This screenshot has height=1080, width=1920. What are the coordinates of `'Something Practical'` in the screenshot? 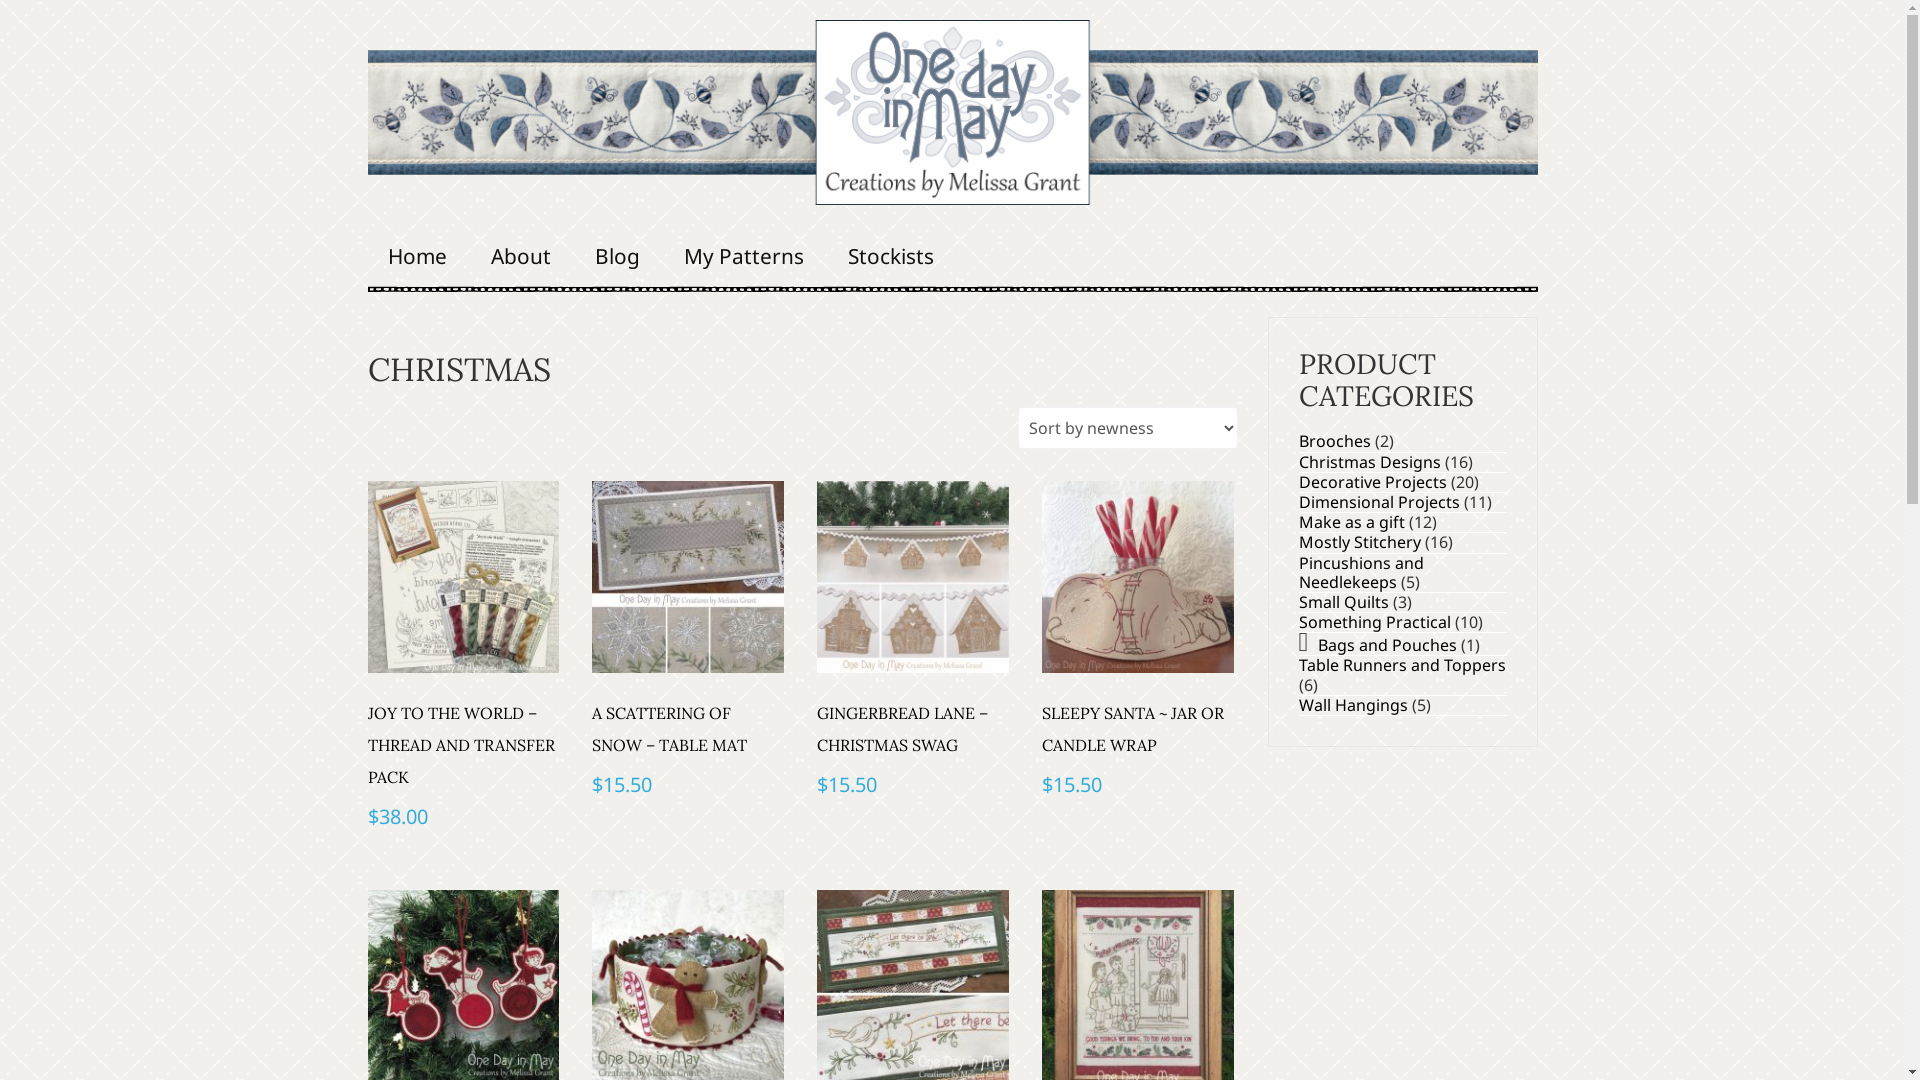 It's located at (1372, 620).